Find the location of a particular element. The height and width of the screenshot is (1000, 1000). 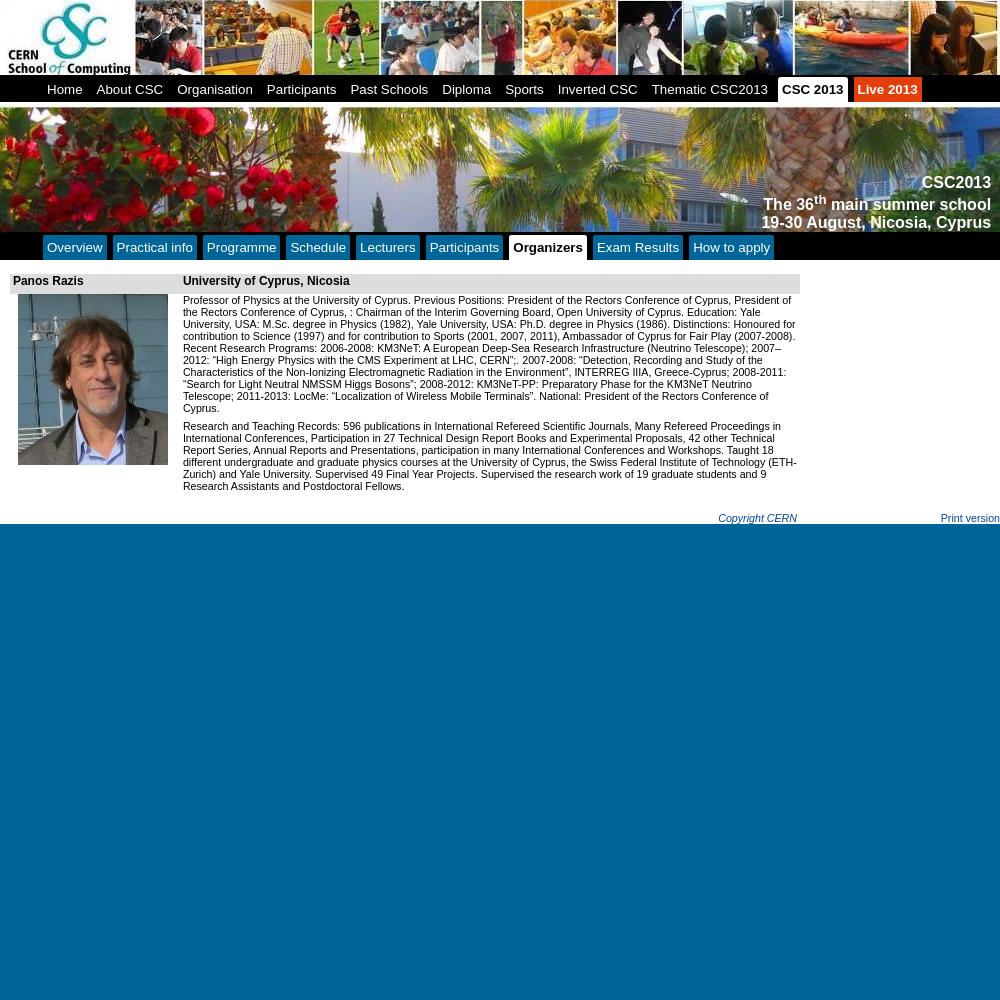

'The 36' is located at coordinates (788, 203).